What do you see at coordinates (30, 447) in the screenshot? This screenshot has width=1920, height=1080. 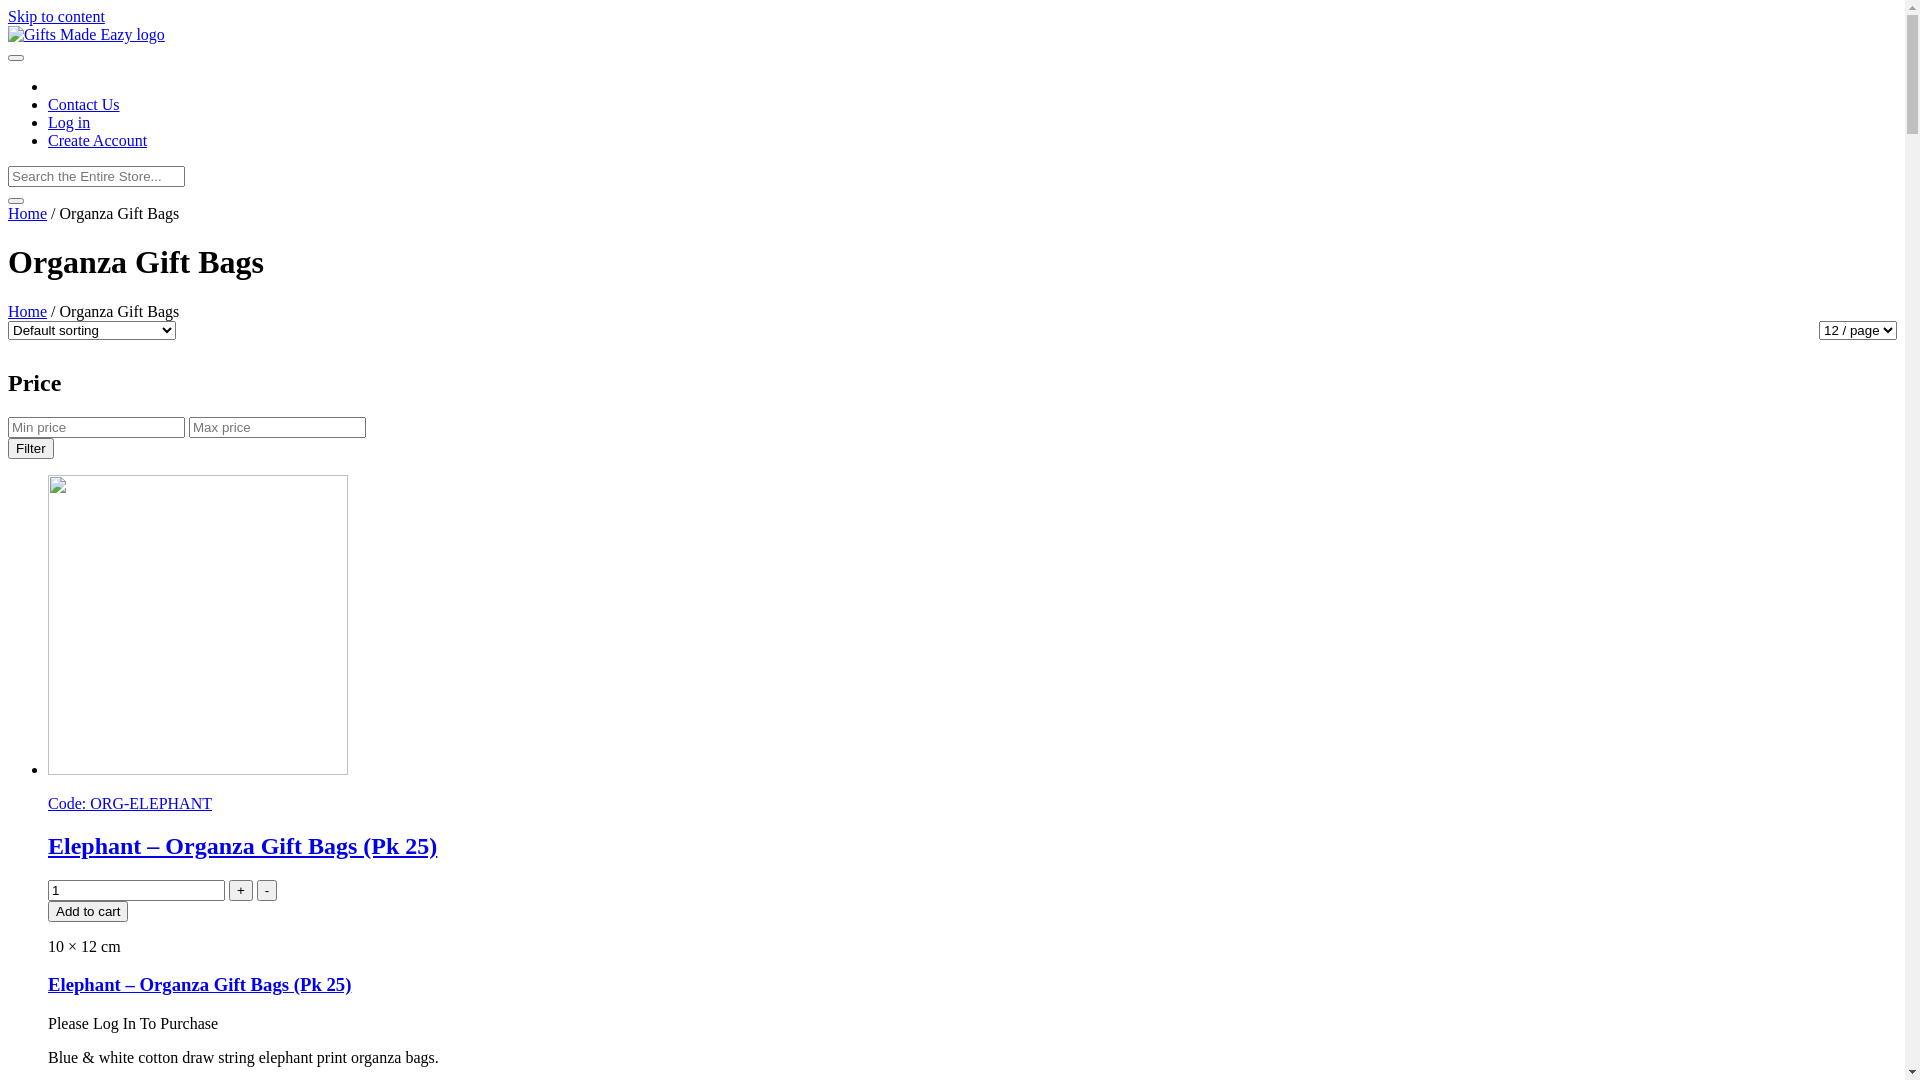 I see `'Filter'` at bounding box center [30, 447].